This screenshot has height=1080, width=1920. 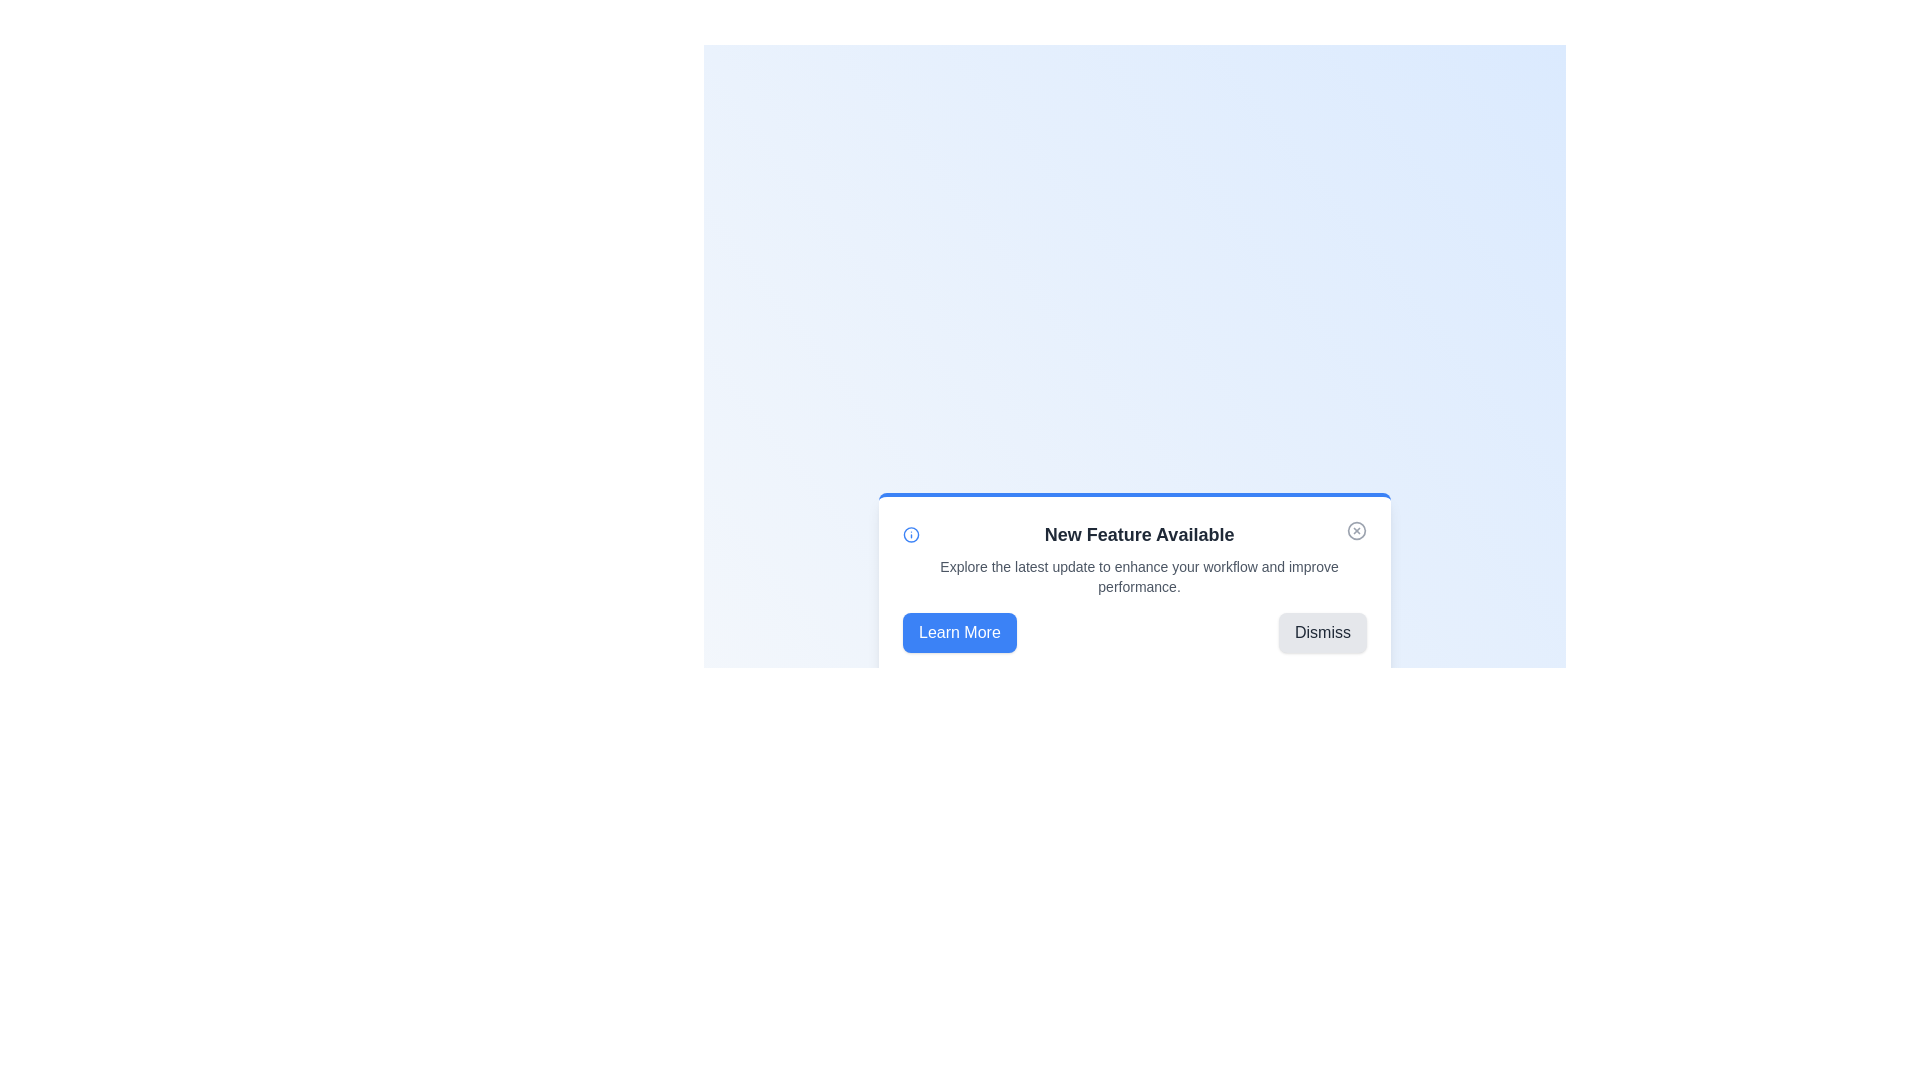 What do you see at coordinates (1357, 530) in the screenshot?
I see `the close icon to hide the alert` at bounding box center [1357, 530].